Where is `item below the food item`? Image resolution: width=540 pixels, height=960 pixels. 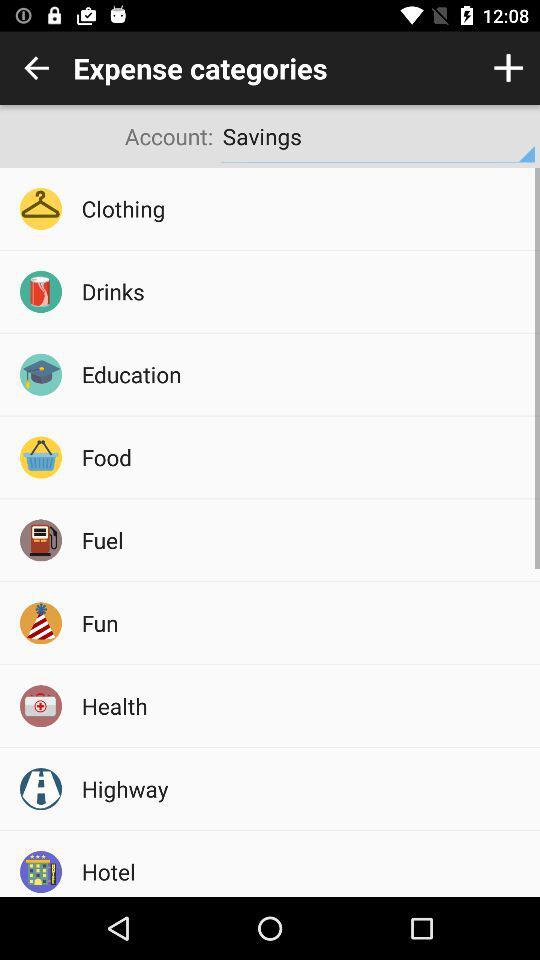 item below the food item is located at coordinates (303, 539).